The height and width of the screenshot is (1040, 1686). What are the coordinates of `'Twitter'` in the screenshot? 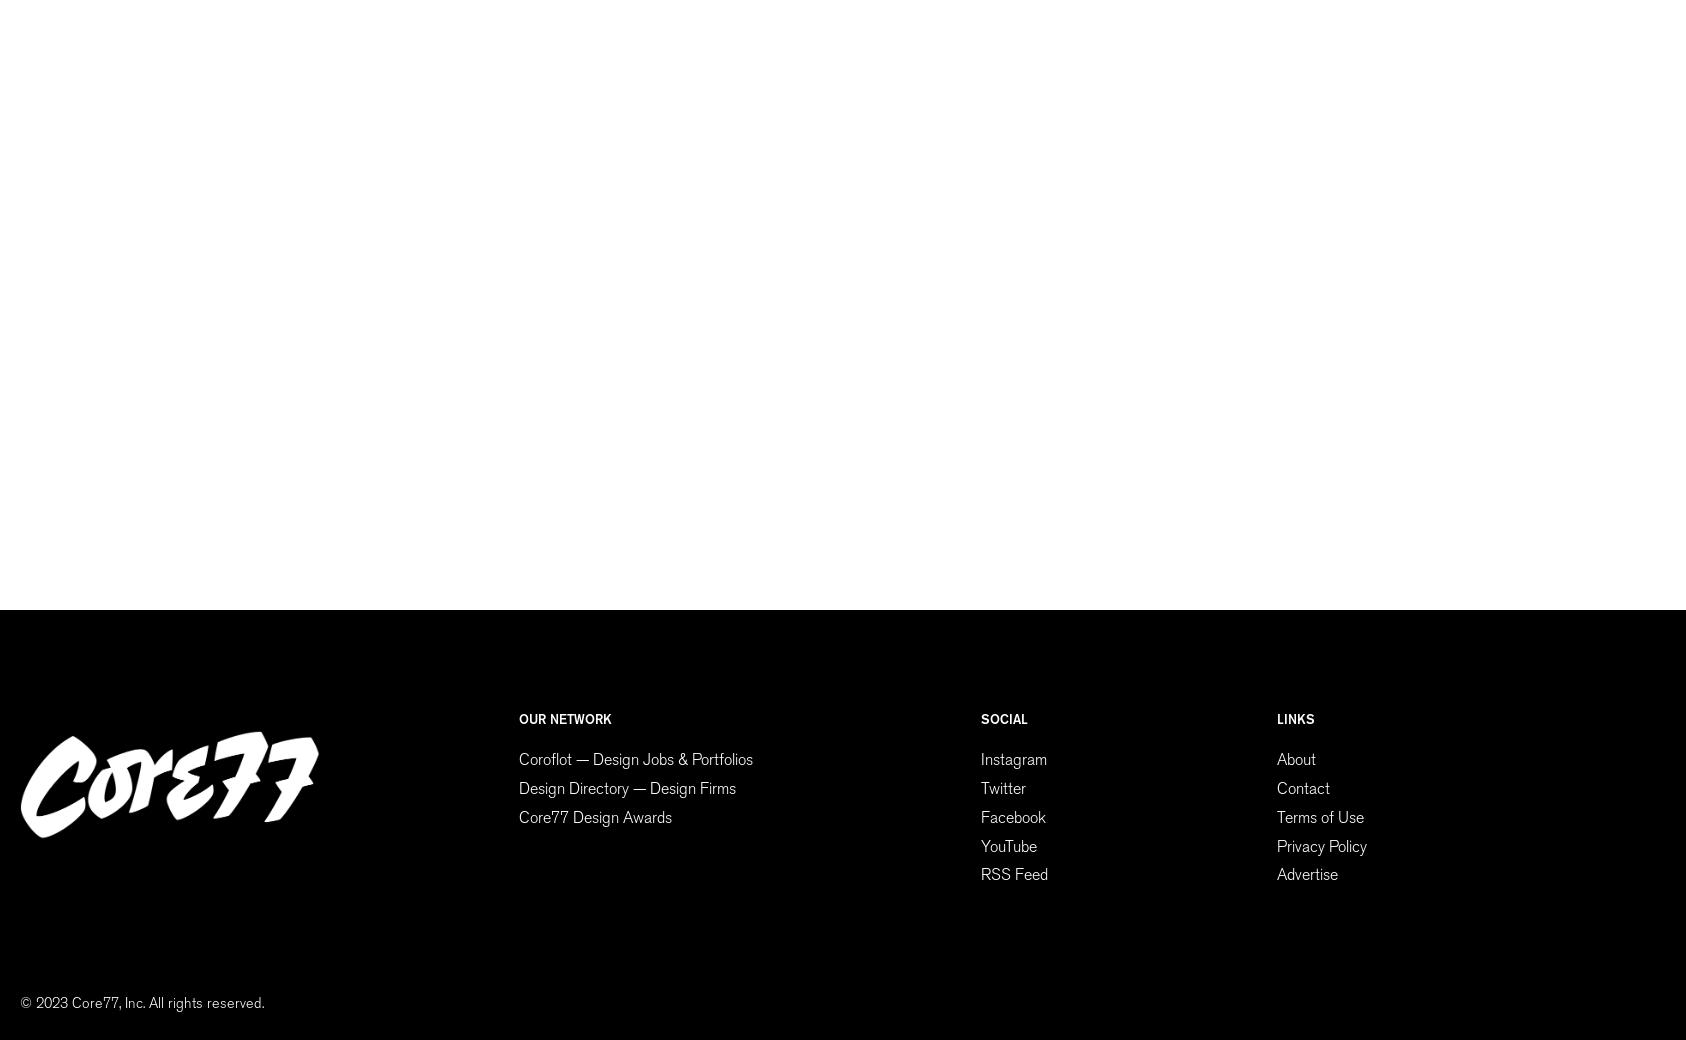 It's located at (1003, 787).